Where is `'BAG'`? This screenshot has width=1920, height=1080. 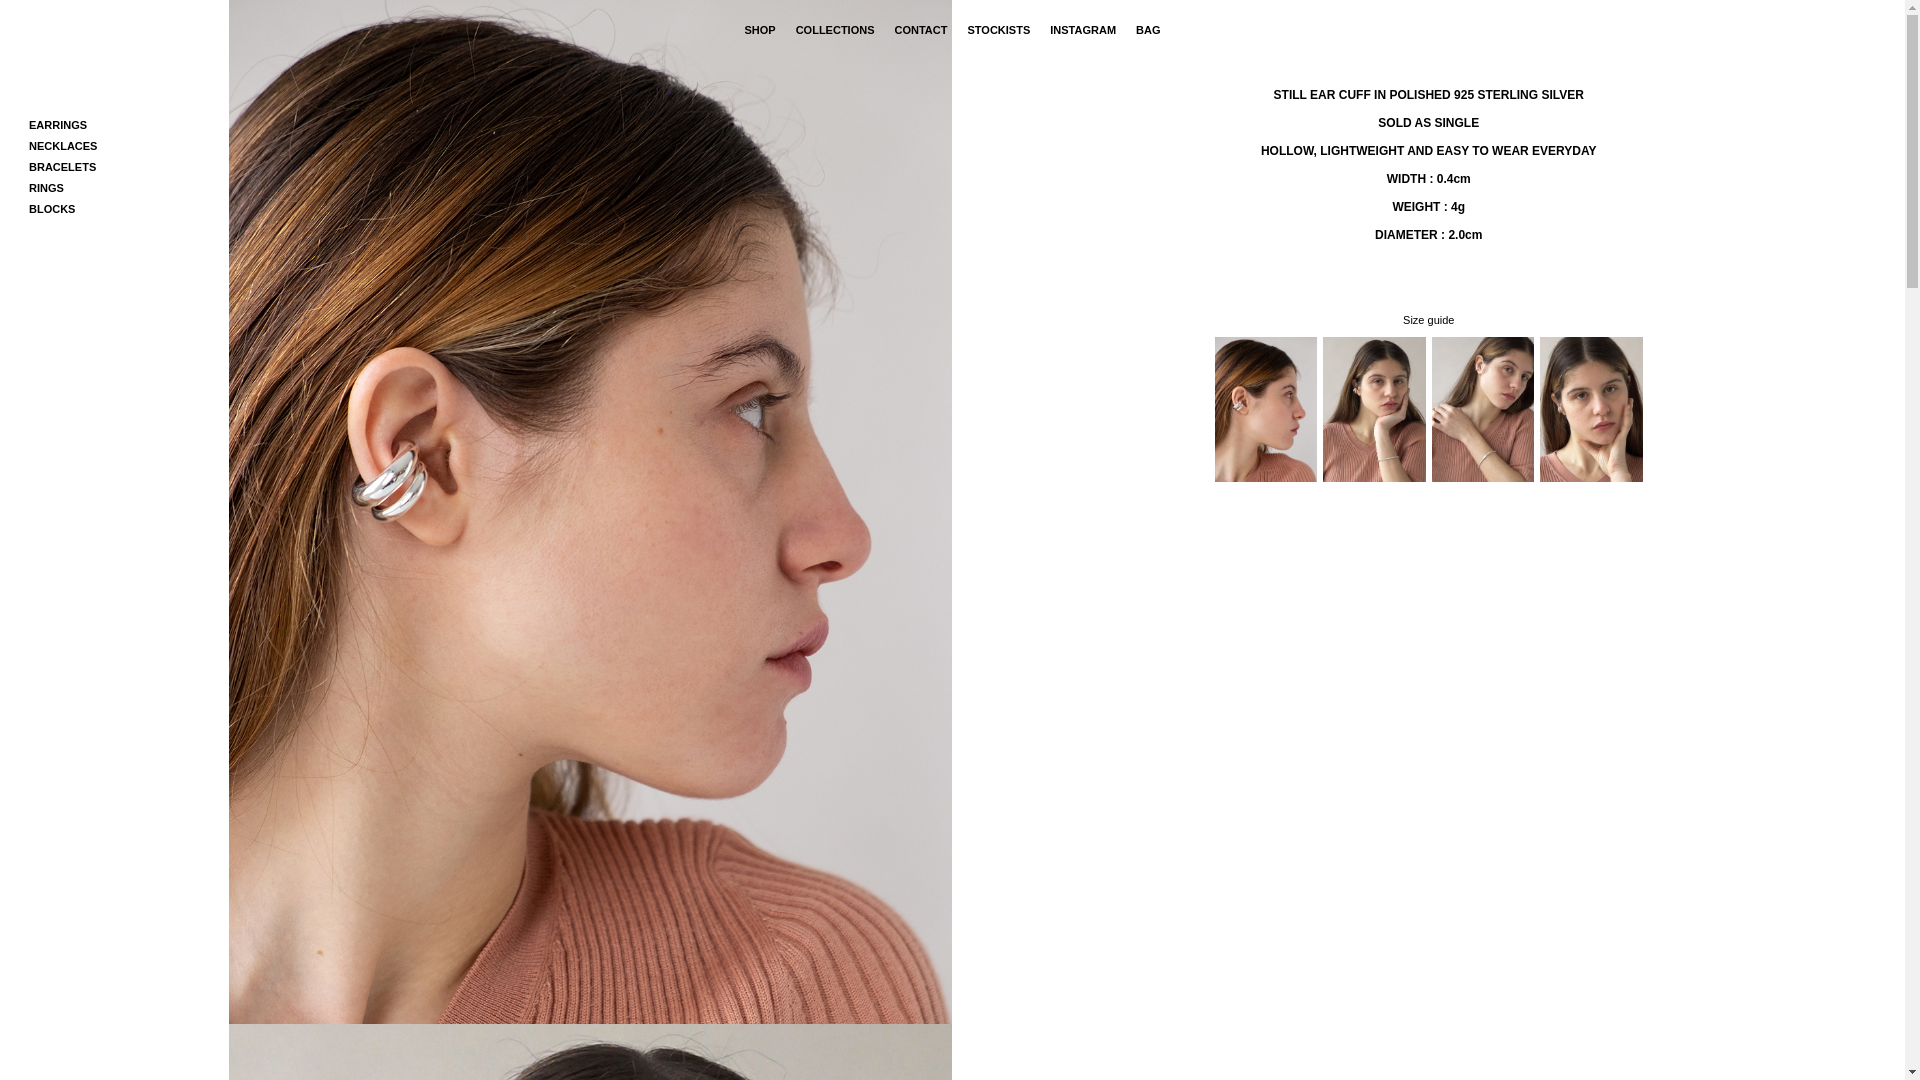
'BAG' is located at coordinates (1147, 30).